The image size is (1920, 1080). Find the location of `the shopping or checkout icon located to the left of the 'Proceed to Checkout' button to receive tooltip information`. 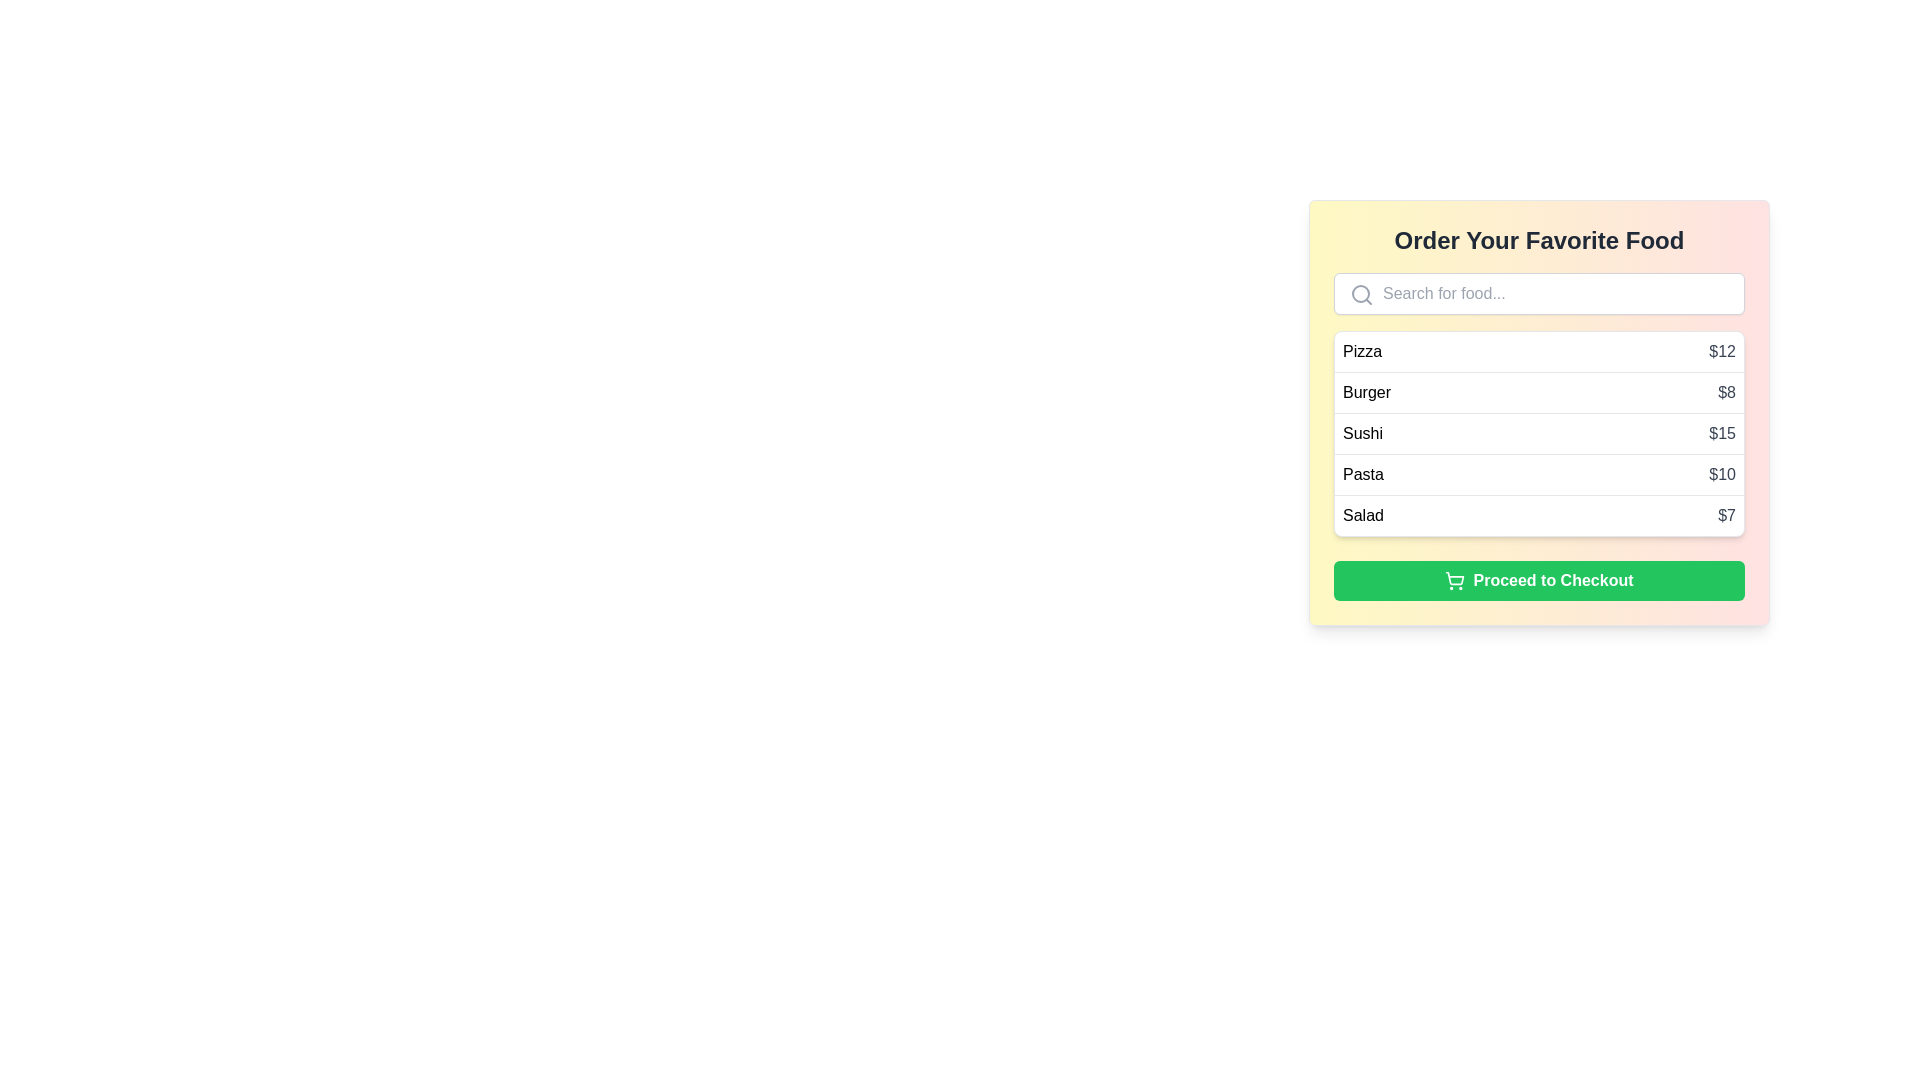

the shopping or checkout icon located to the left of the 'Proceed to Checkout' button to receive tooltip information is located at coordinates (1455, 581).